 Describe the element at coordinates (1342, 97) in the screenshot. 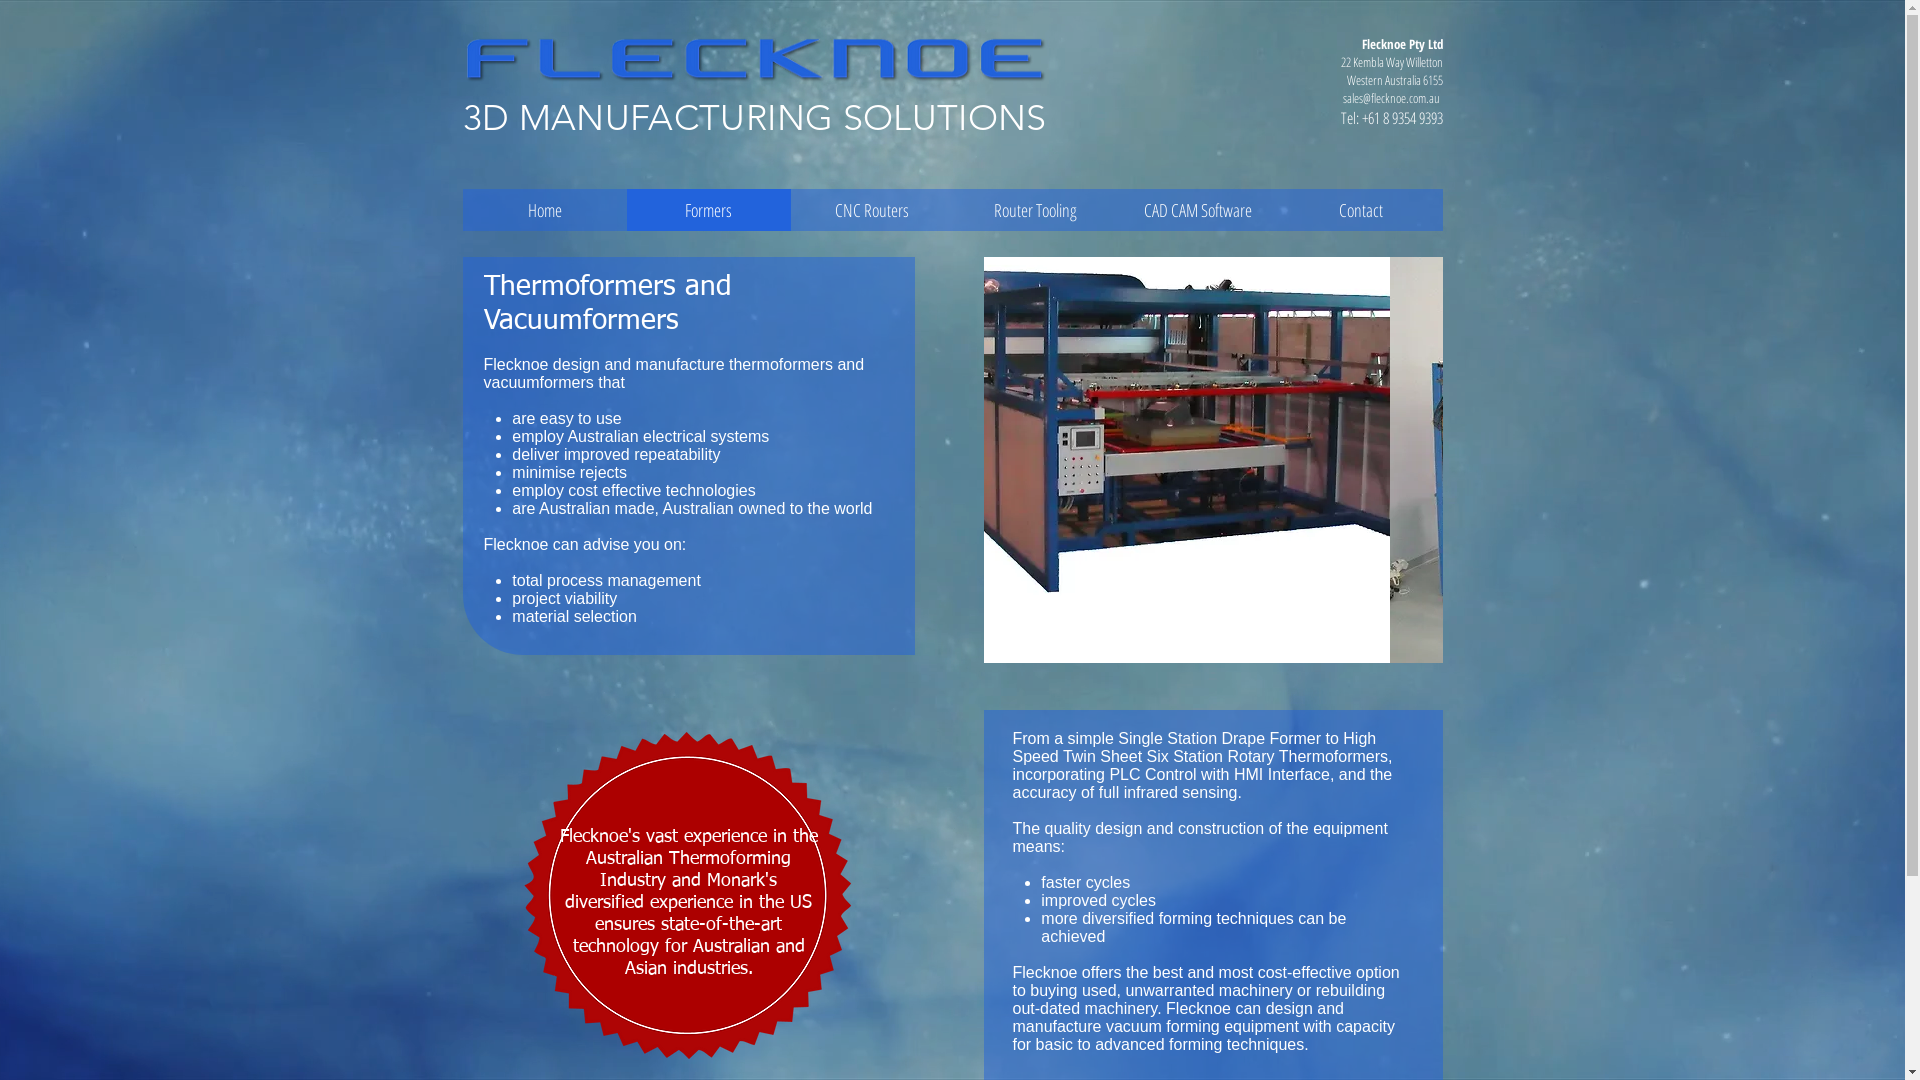

I see `'sales@flecknoe.com.au'` at that location.